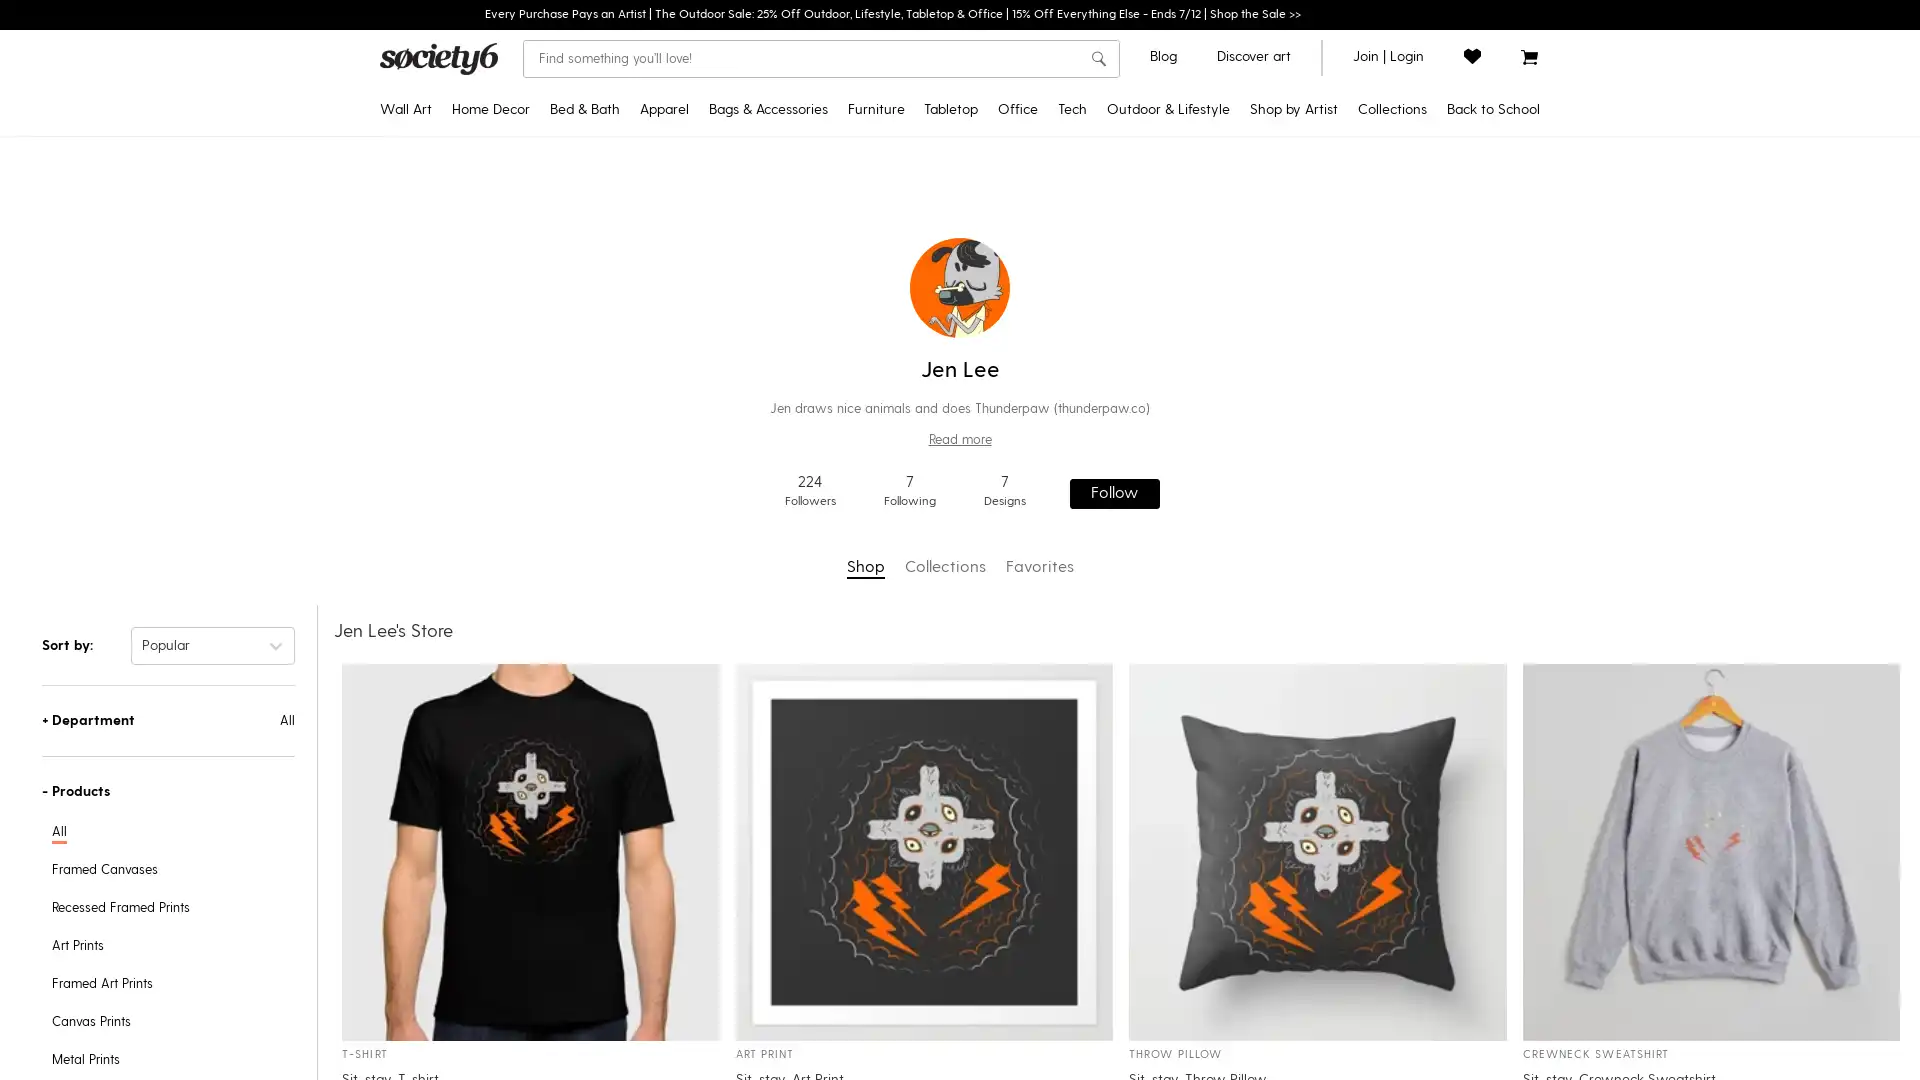 The width and height of the screenshot is (1920, 1080). I want to click on Sun Shades, so click(1196, 611).